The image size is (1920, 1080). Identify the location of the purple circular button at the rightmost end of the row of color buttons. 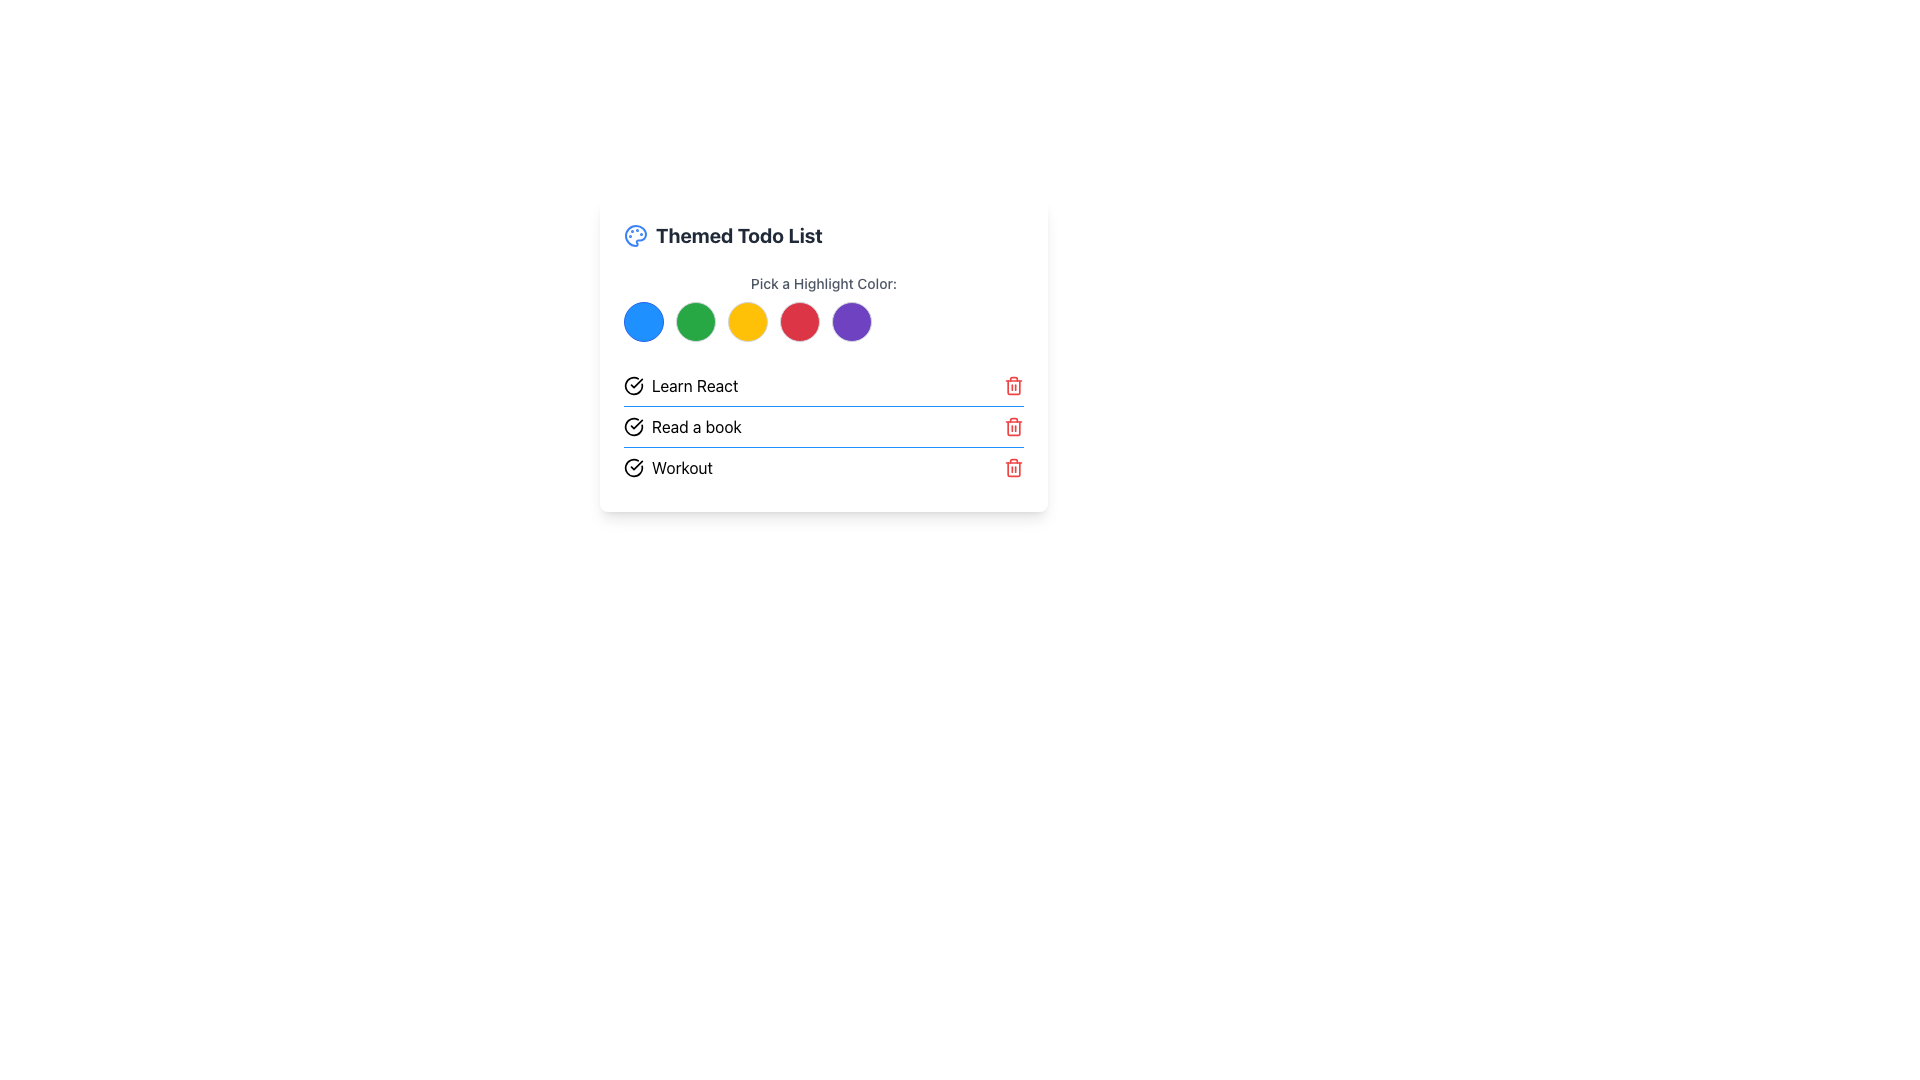
(851, 320).